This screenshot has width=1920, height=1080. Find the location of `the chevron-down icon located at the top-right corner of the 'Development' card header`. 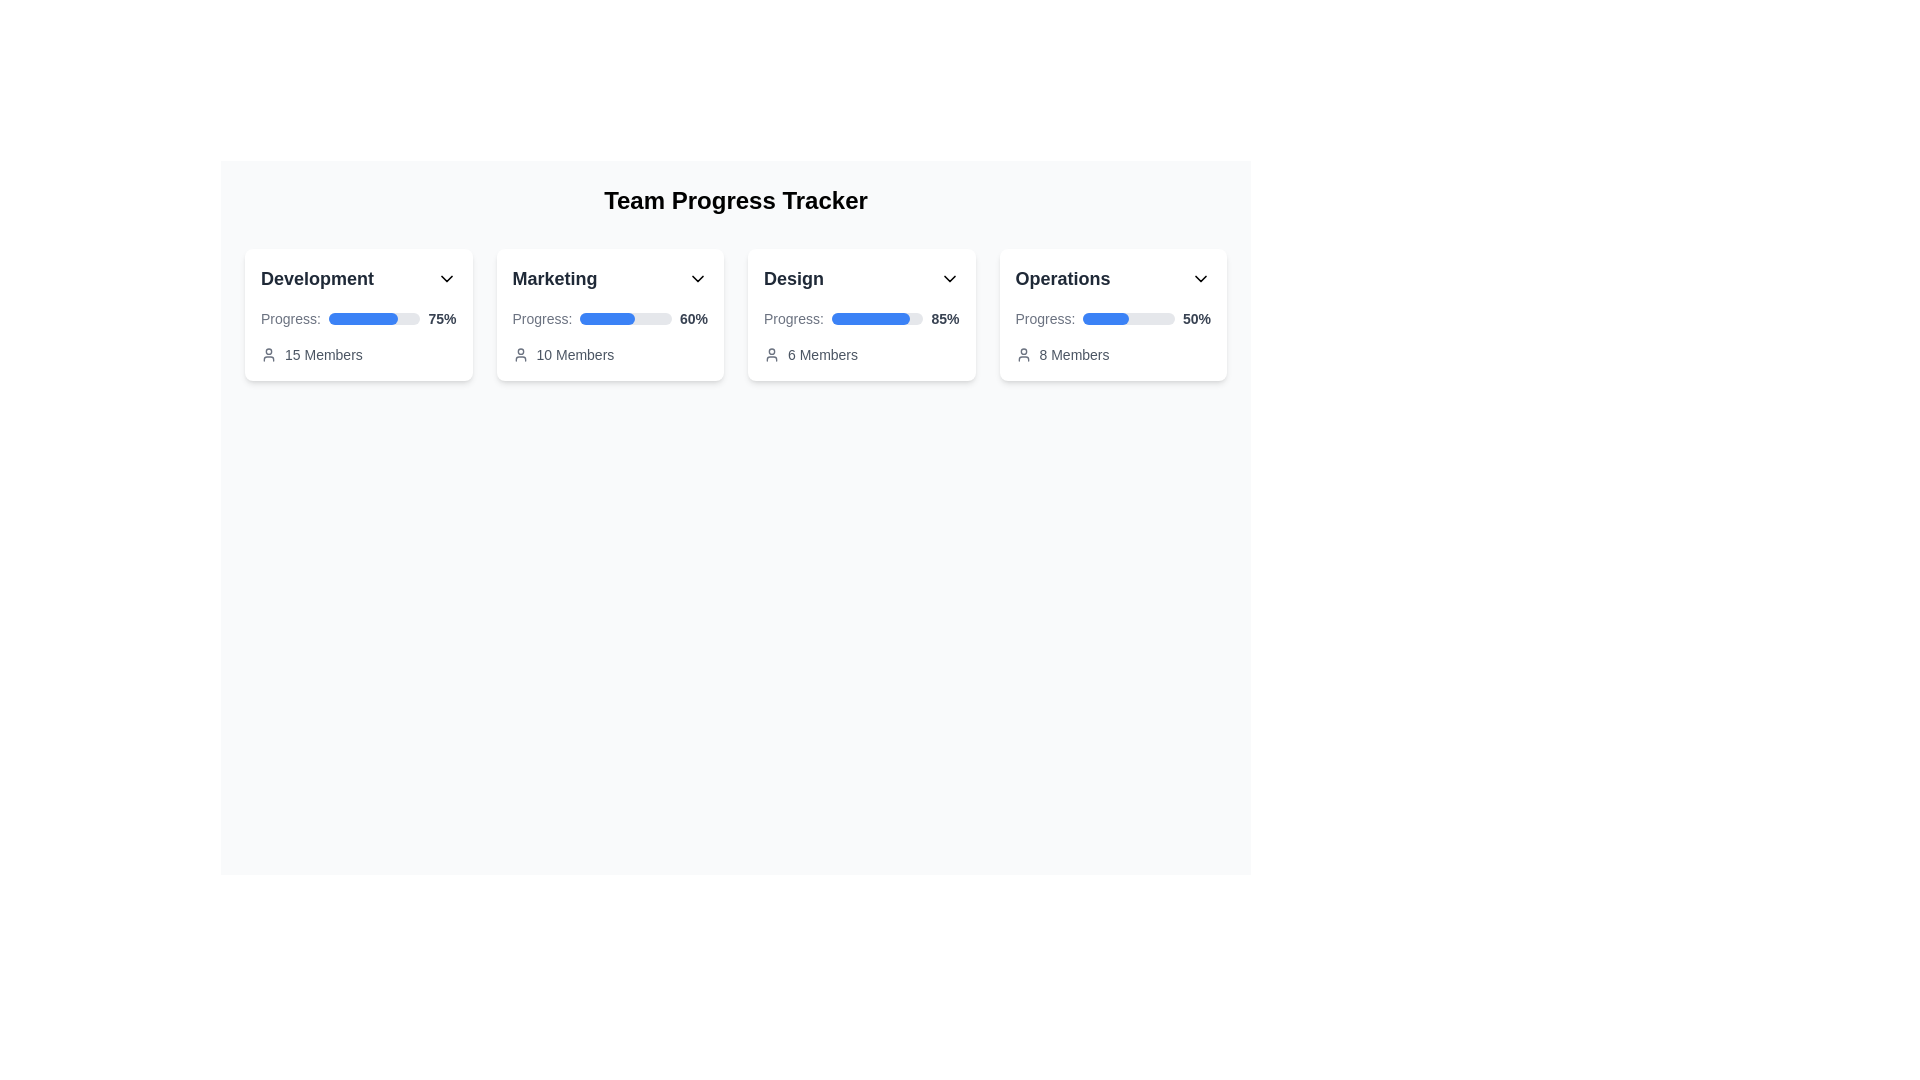

the chevron-down icon located at the top-right corner of the 'Development' card header is located at coordinates (445, 278).